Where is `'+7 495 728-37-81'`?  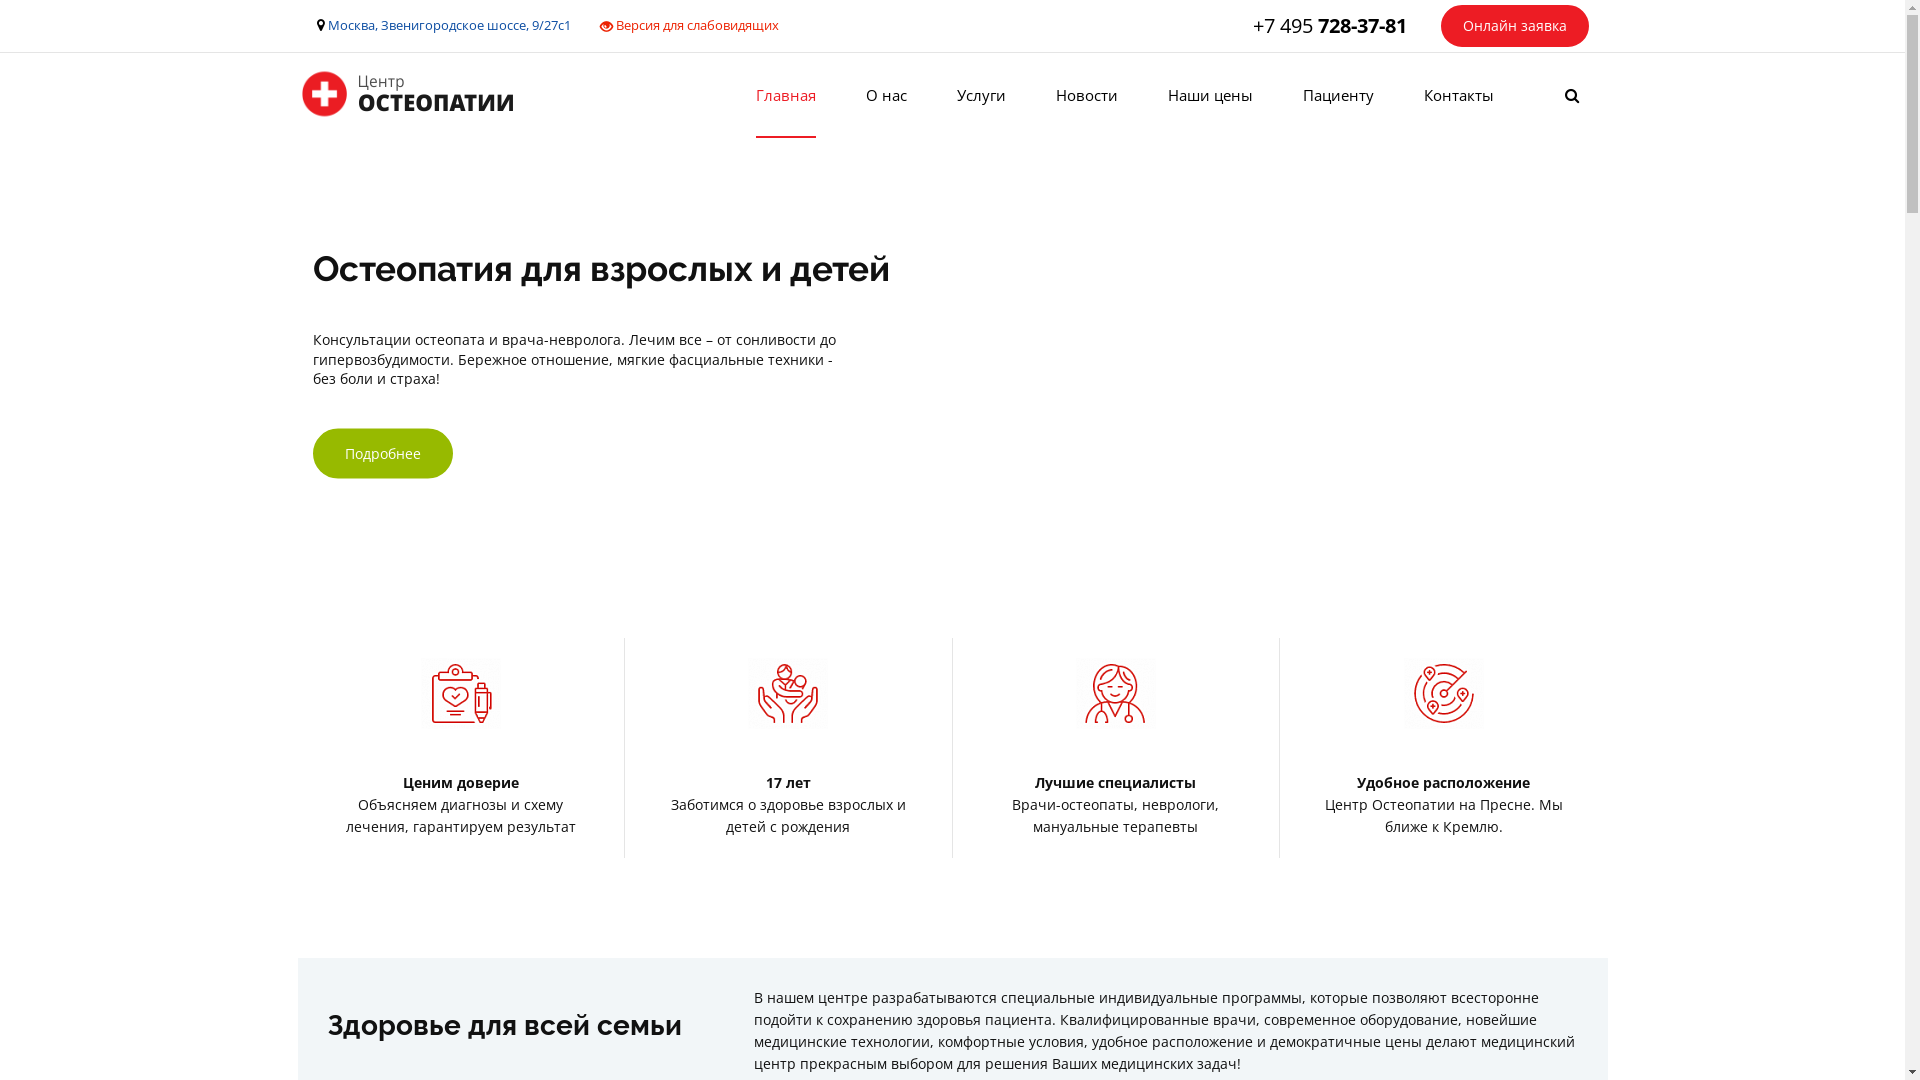
'+7 495 728-37-81' is located at coordinates (1329, 25).